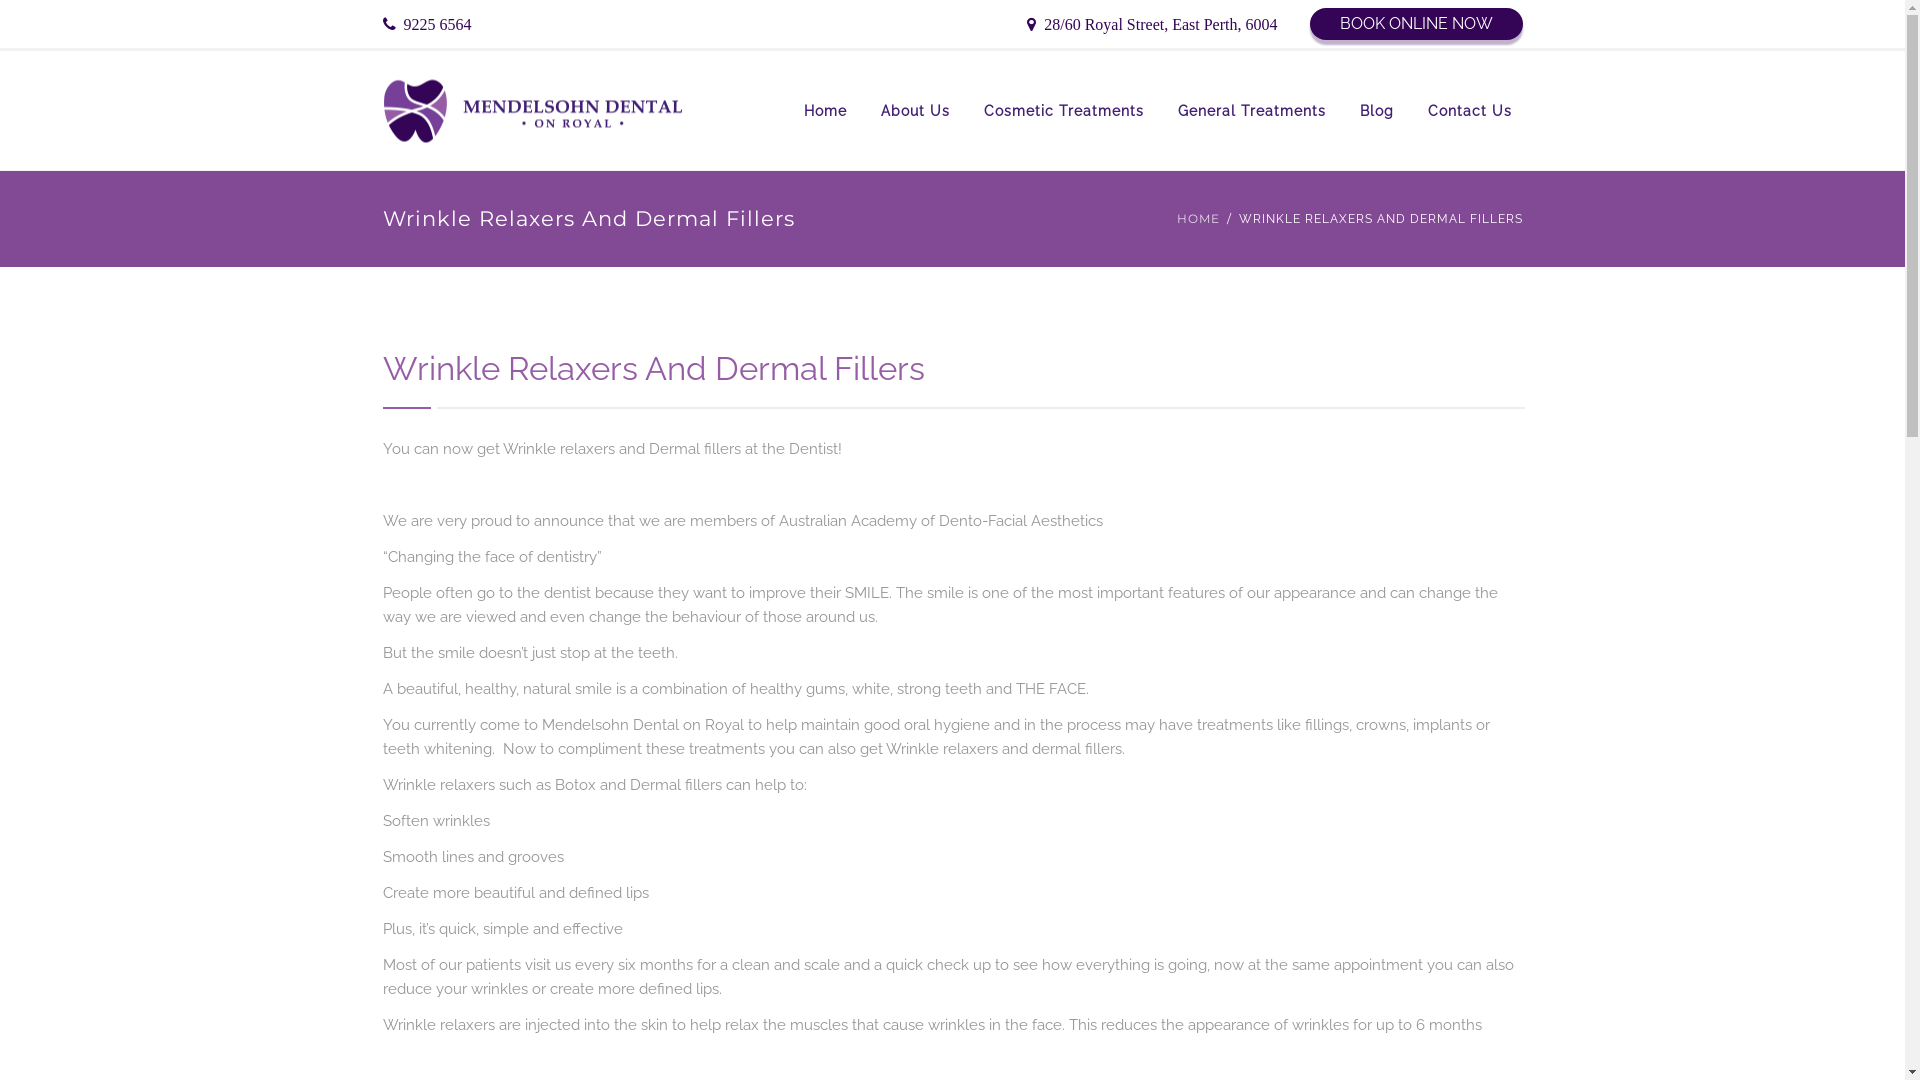 The width and height of the screenshot is (1920, 1080). I want to click on 'Blog', so click(1375, 111).